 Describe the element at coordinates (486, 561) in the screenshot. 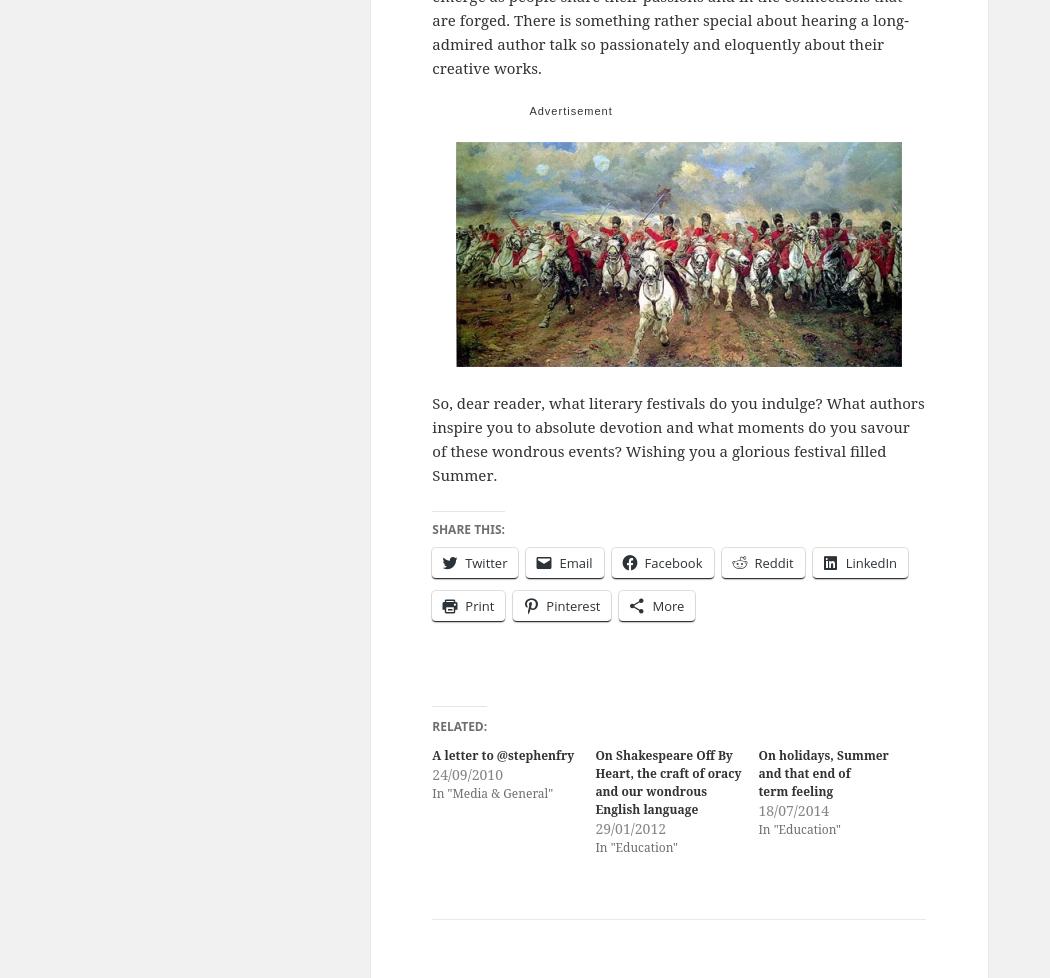

I see `'Twitter'` at that location.